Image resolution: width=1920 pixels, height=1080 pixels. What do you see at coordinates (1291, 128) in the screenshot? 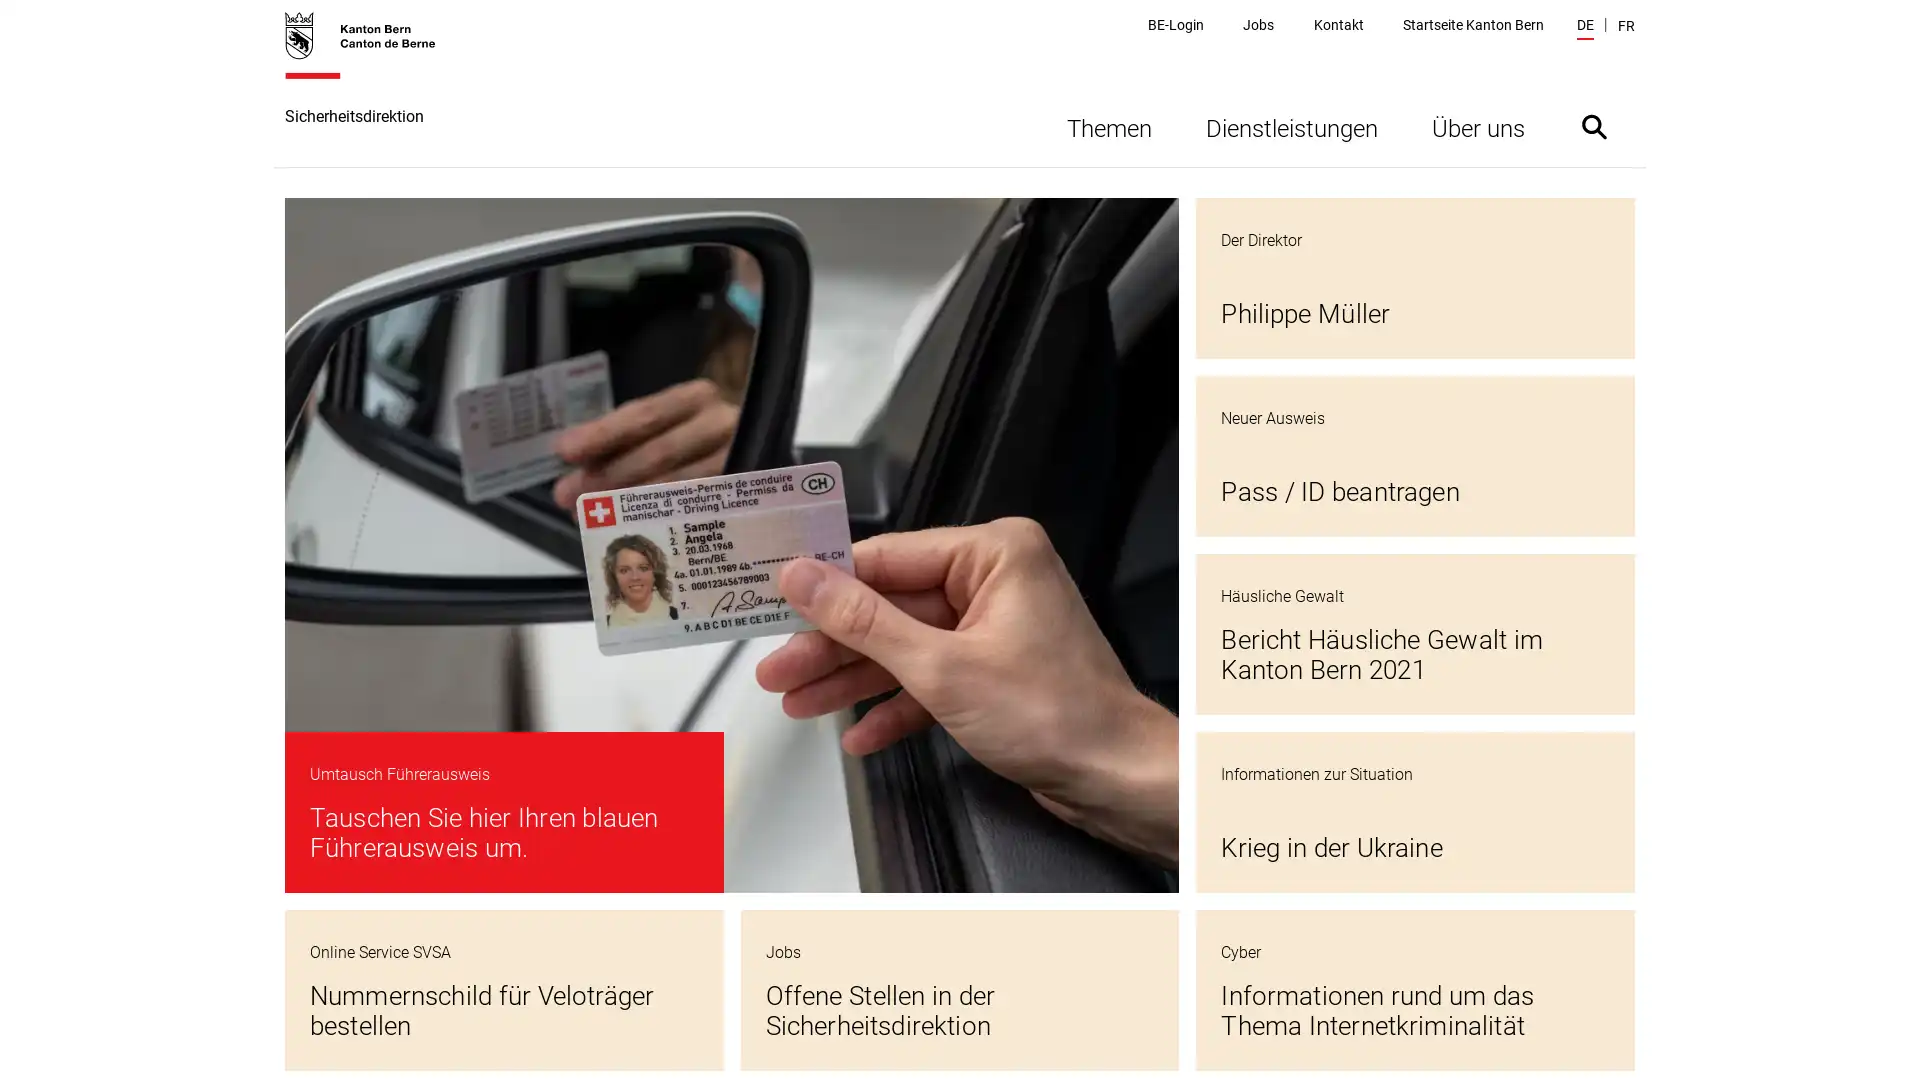
I see `Dienstleistungen` at bounding box center [1291, 128].